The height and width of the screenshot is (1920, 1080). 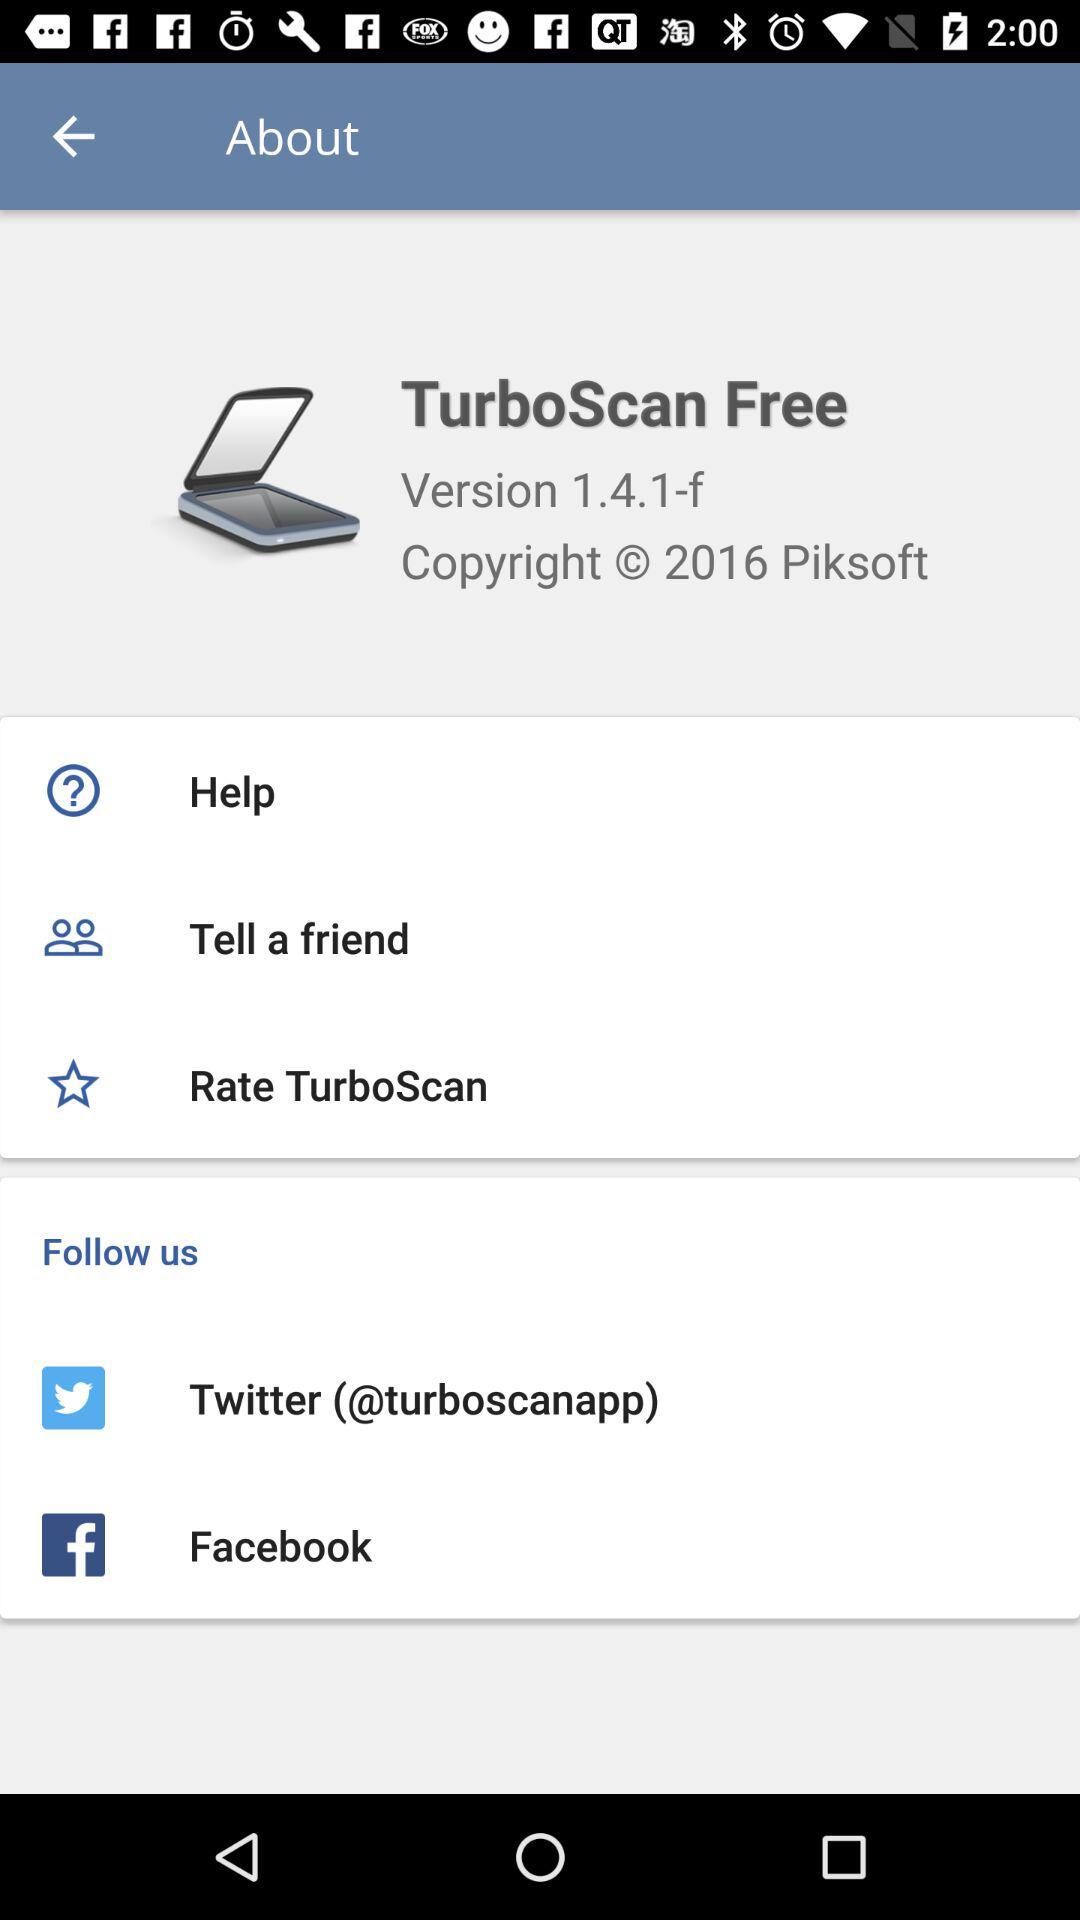 I want to click on help icon, so click(x=540, y=789).